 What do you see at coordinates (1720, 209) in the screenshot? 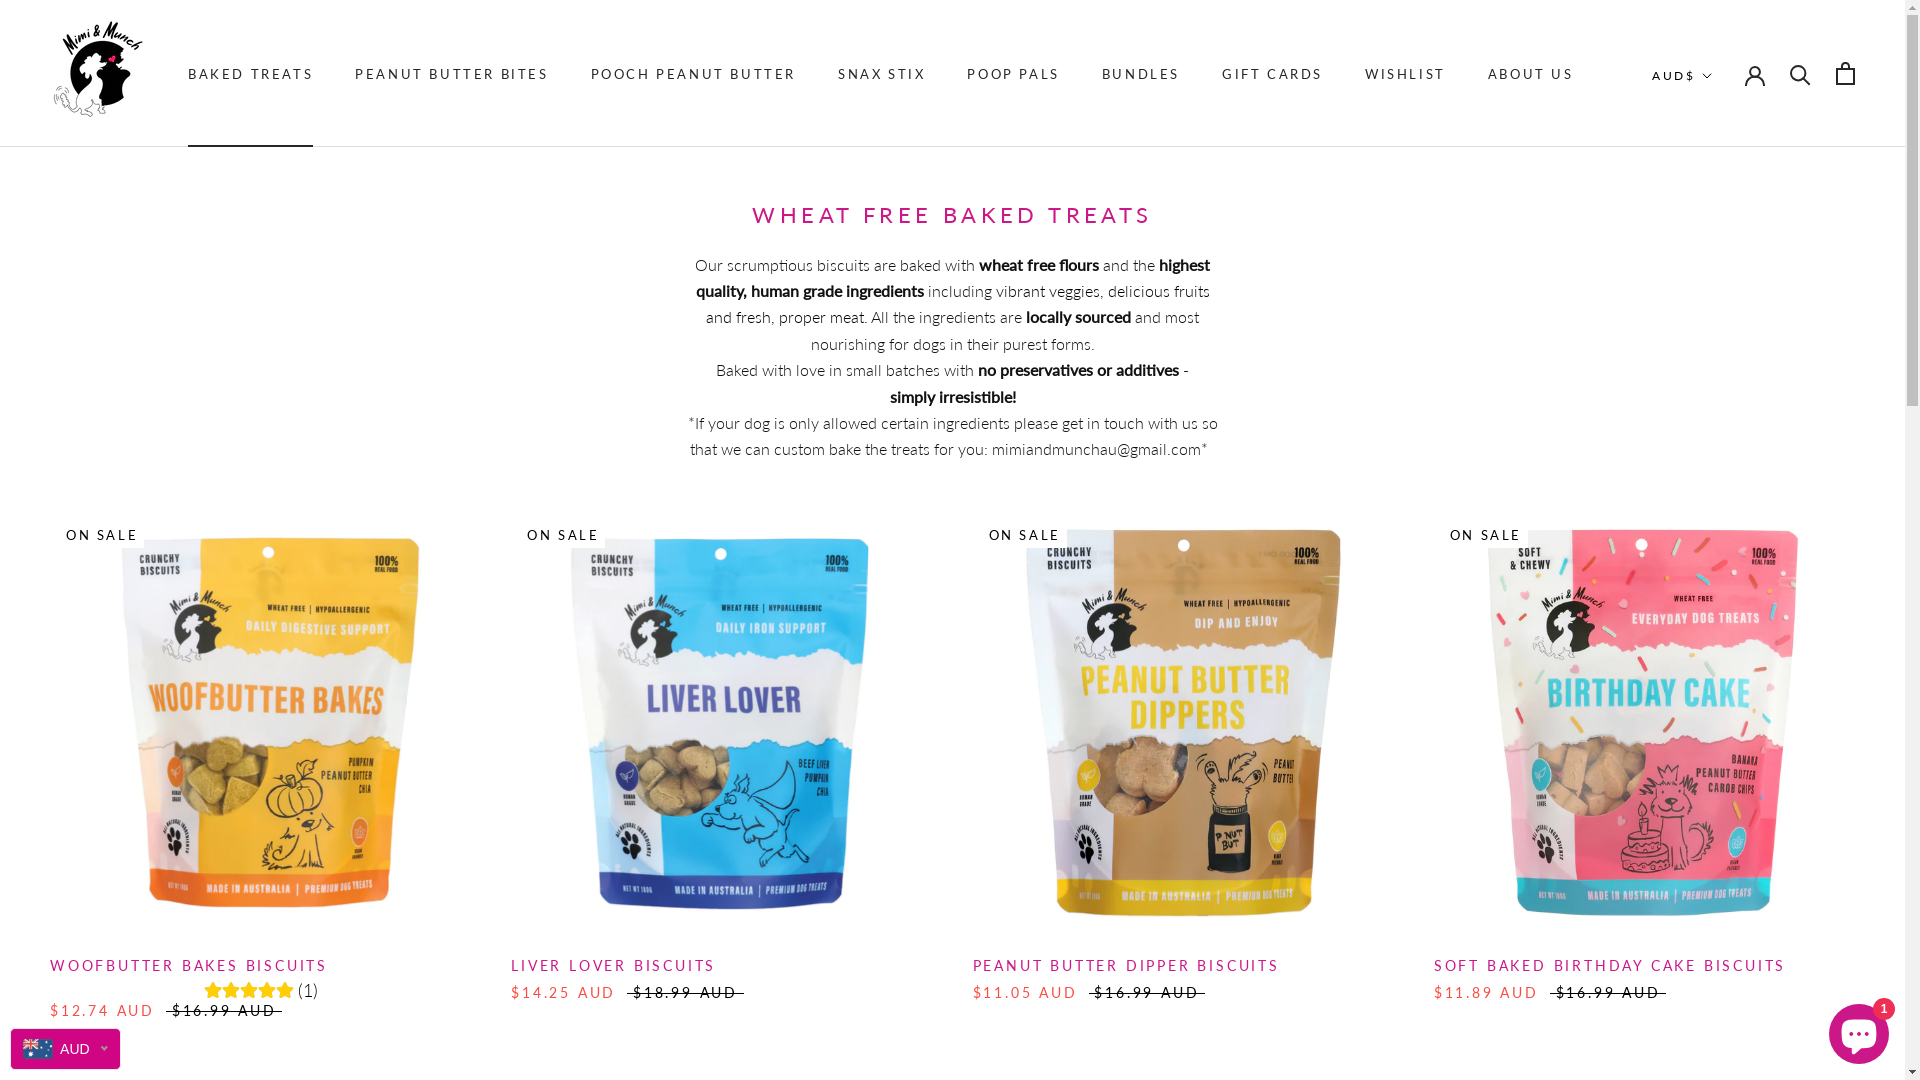
I see `'AMD'` at bounding box center [1720, 209].